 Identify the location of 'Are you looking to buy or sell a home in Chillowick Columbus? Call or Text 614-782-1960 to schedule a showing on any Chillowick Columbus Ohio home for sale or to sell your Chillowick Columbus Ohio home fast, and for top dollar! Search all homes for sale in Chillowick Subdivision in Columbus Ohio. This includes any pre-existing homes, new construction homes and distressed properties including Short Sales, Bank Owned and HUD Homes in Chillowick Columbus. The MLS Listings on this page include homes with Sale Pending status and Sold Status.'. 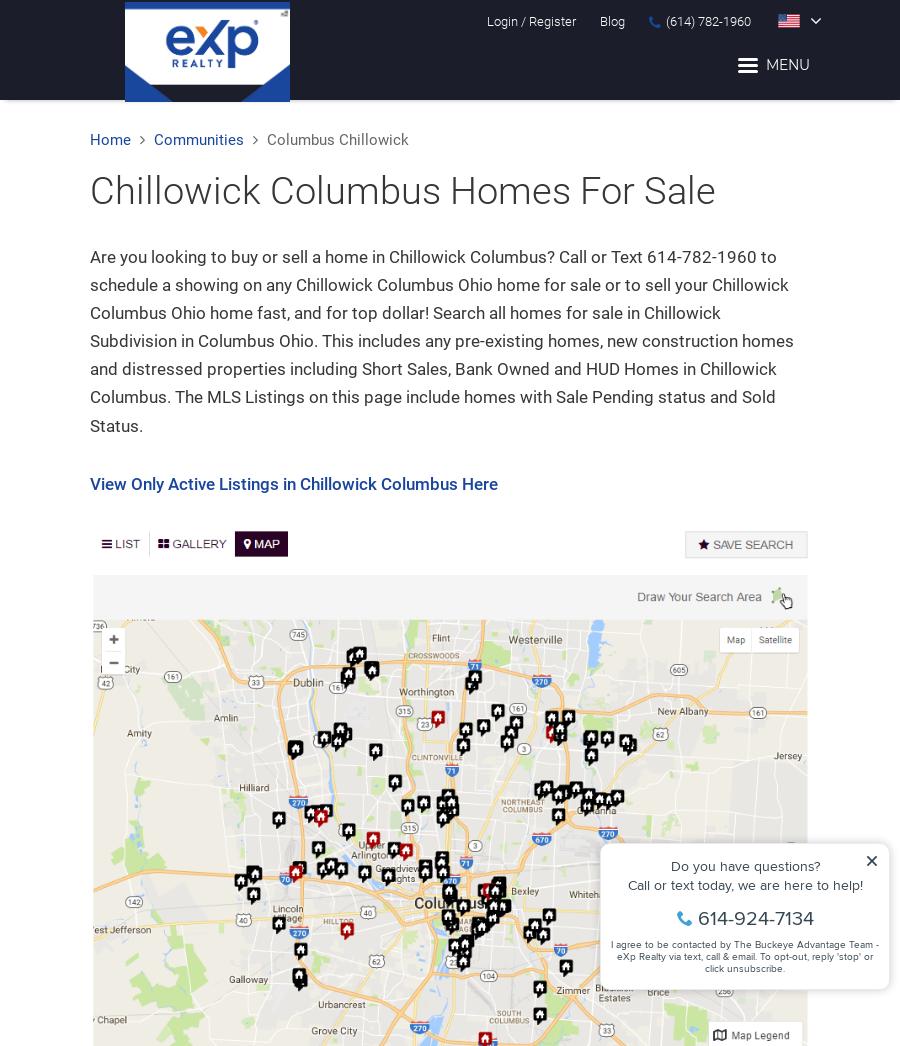
(441, 339).